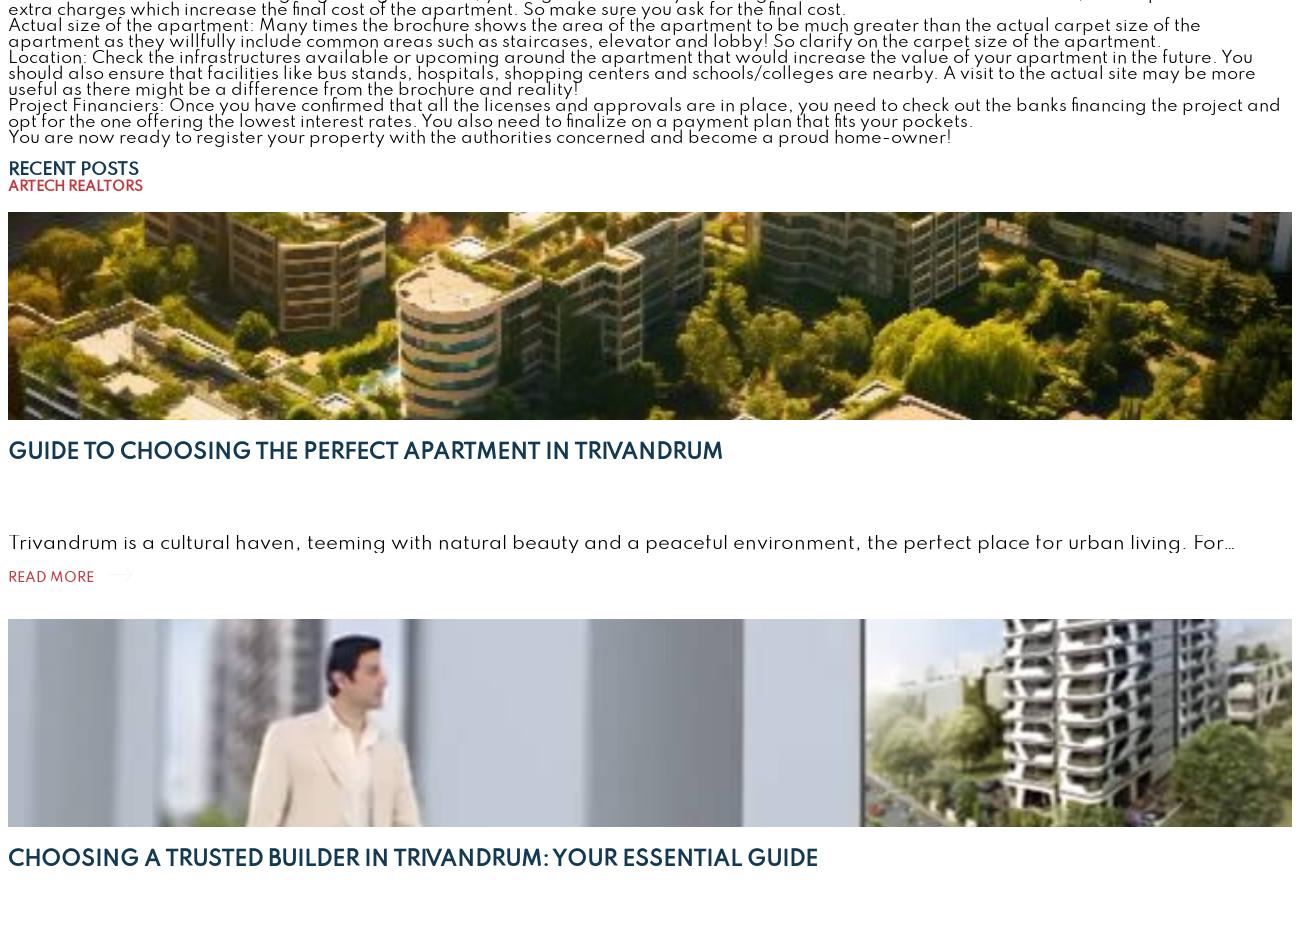  Describe the element at coordinates (644, 113) in the screenshot. I see `'Project Financiers: Once you have confirmed that all the licenses and approvals are in place, you need to check out the banks financing the project and opt for the one offering the lowest interest rates. You also need to finalize on a payment plan that fits your pockets.'` at that location.